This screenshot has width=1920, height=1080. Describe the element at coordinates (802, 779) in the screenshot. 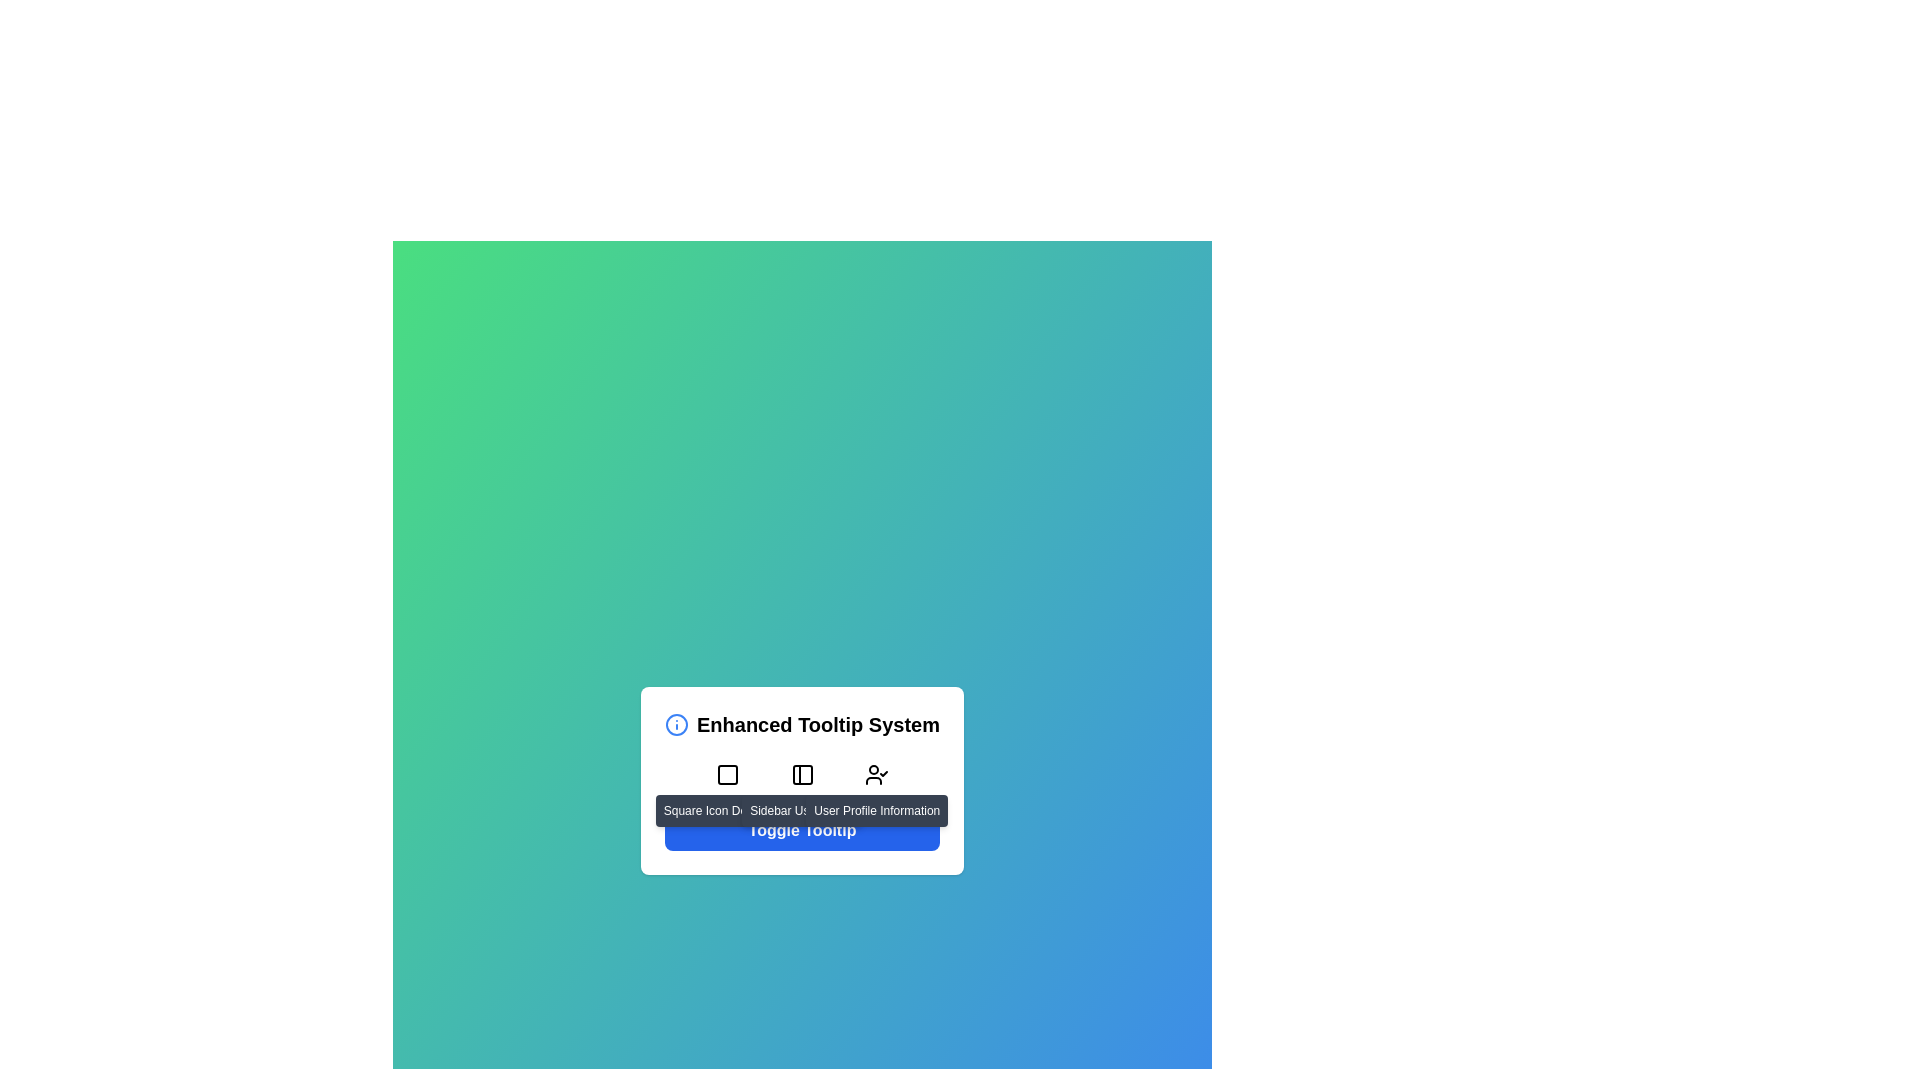

I see `the center square icon with a vertical dividing line, which has a tooltip labeled 'Sidebar Usage Tips', located below the heading 'Enhanced Tooltip System'` at that location.